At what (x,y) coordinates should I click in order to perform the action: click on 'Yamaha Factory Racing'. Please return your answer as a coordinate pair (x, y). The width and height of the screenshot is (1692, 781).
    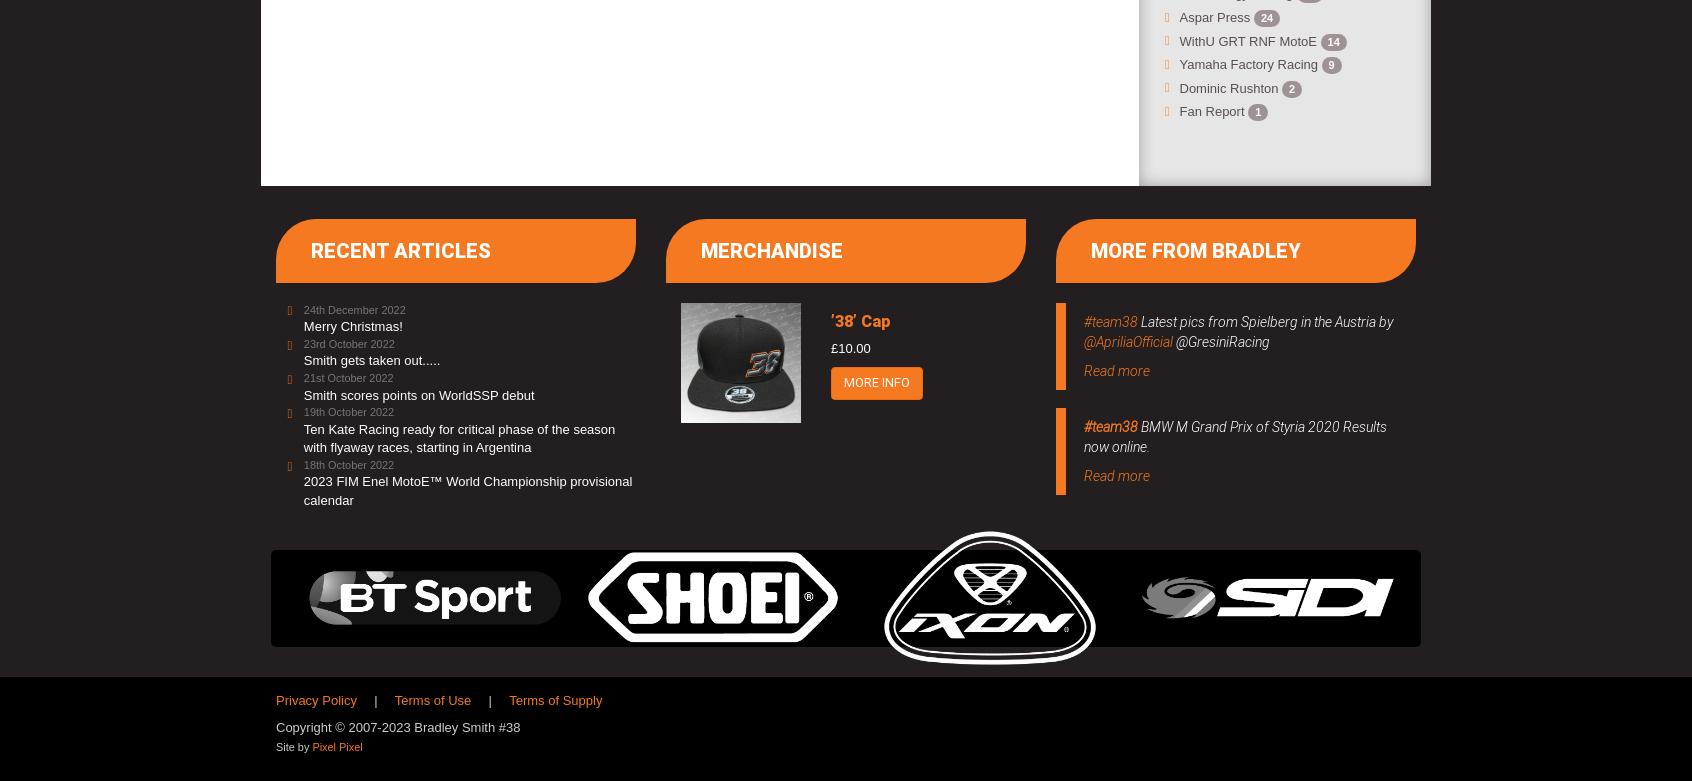
    Looking at the image, I should click on (1250, 64).